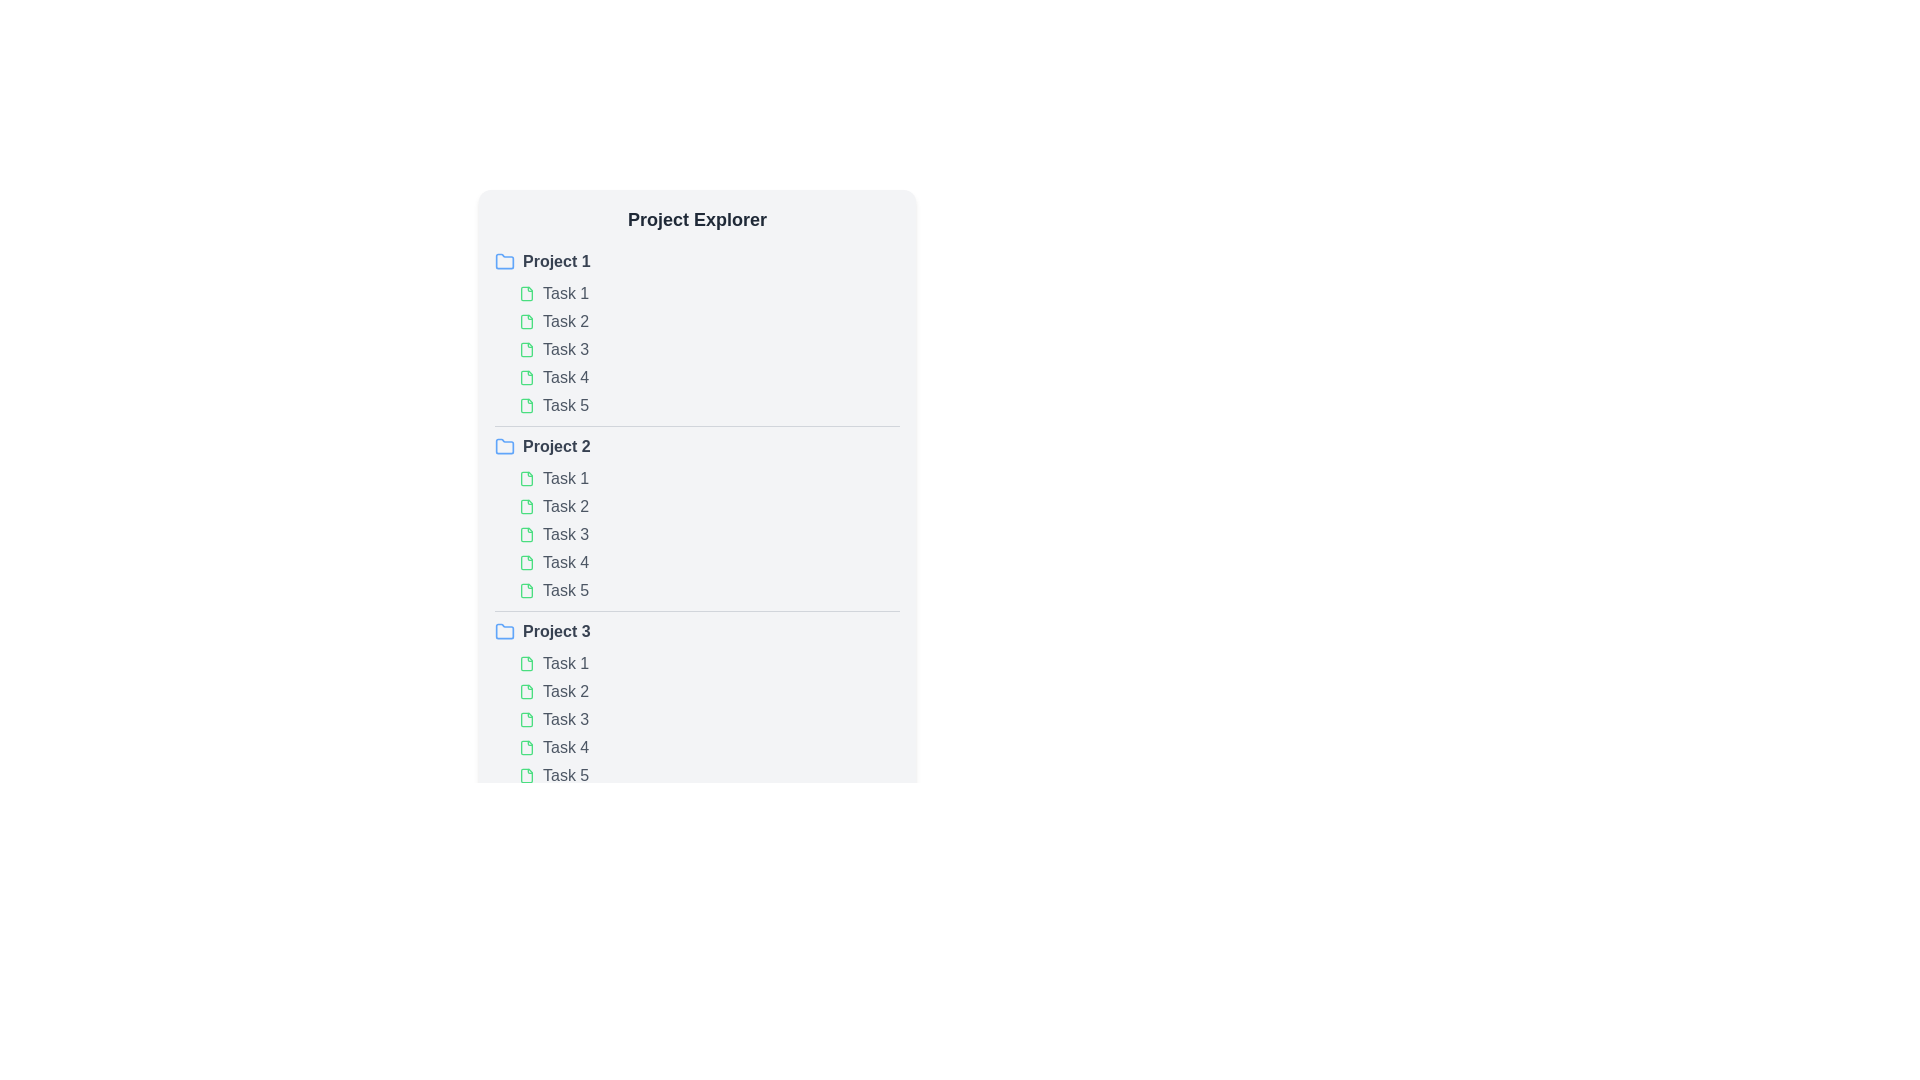  What do you see at coordinates (527, 663) in the screenshot?
I see `the small green file icon located in the third project section, adjacent to the text 'Task 1'` at bounding box center [527, 663].